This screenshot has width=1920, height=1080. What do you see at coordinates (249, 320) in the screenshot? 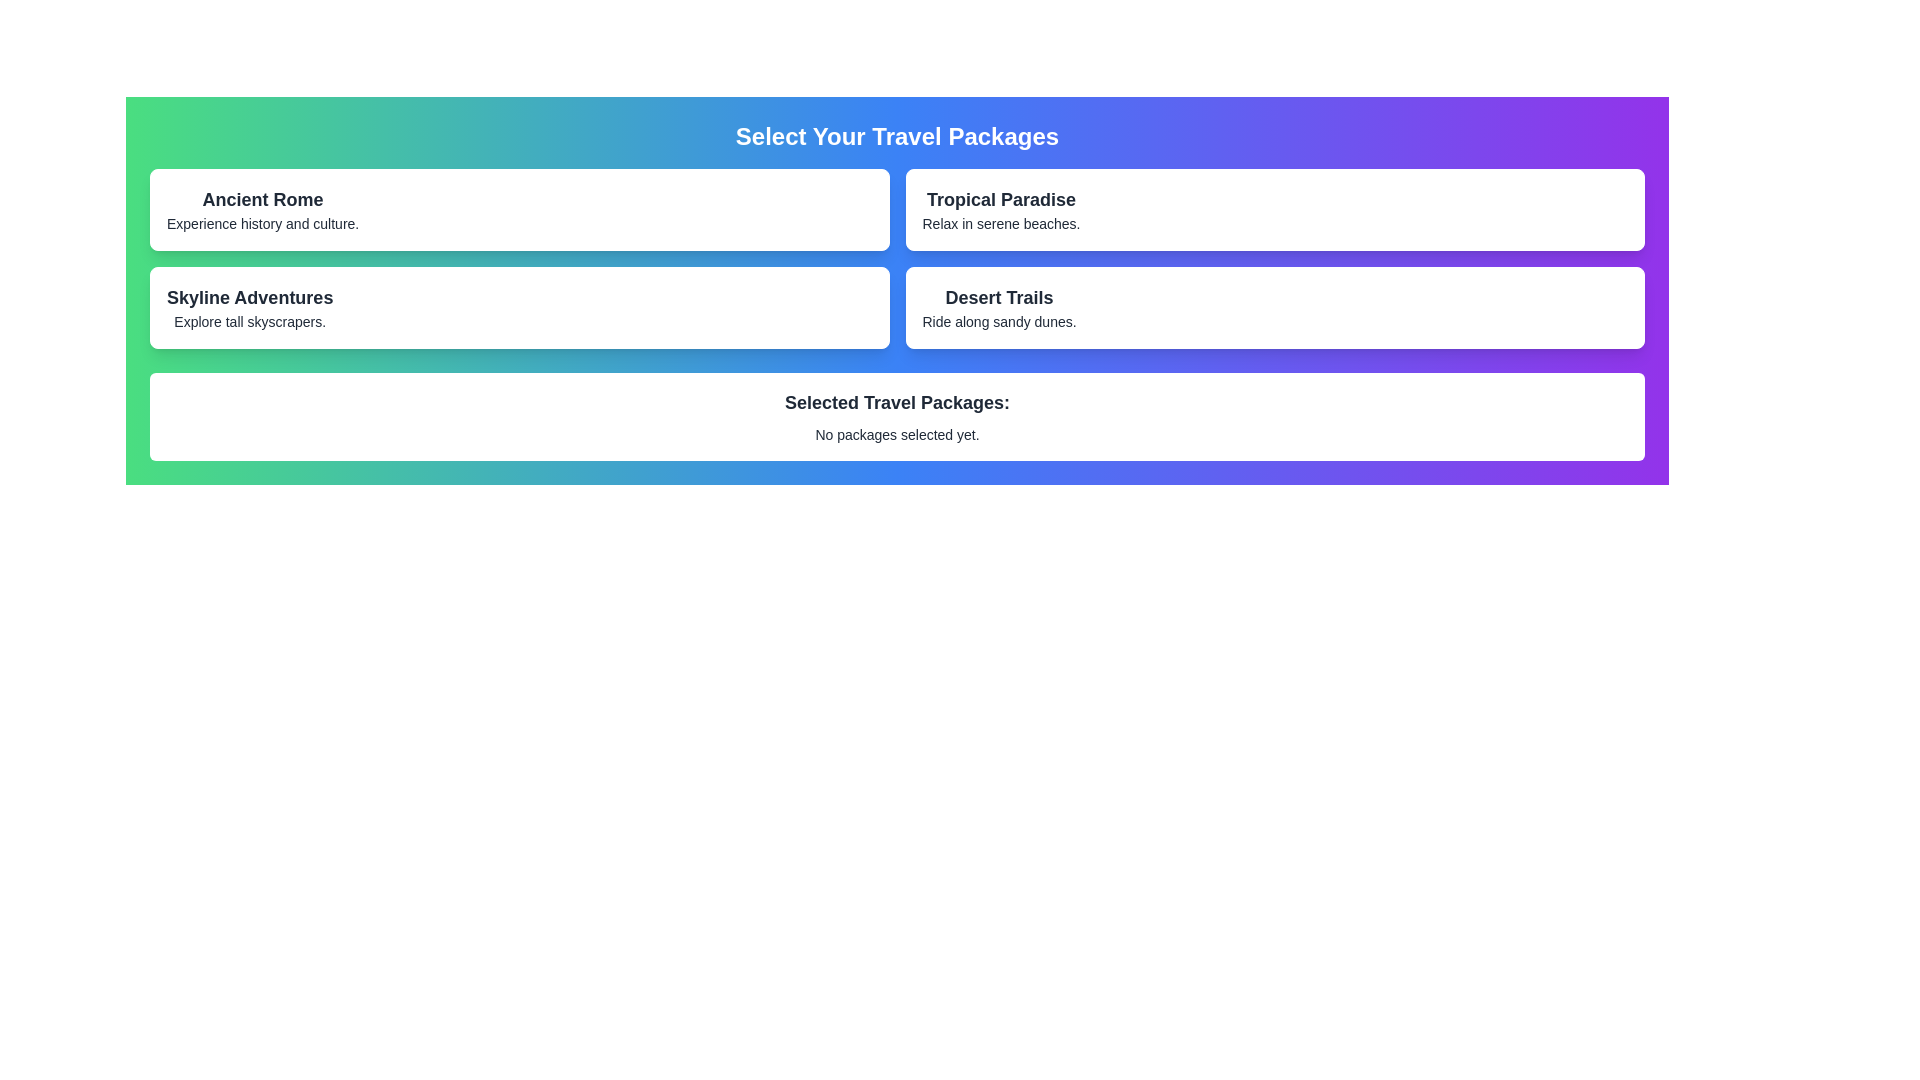
I see `the descriptive subtitle text label located directly under the heading 'Skyline Adventures' in the travel package list` at bounding box center [249, 320].